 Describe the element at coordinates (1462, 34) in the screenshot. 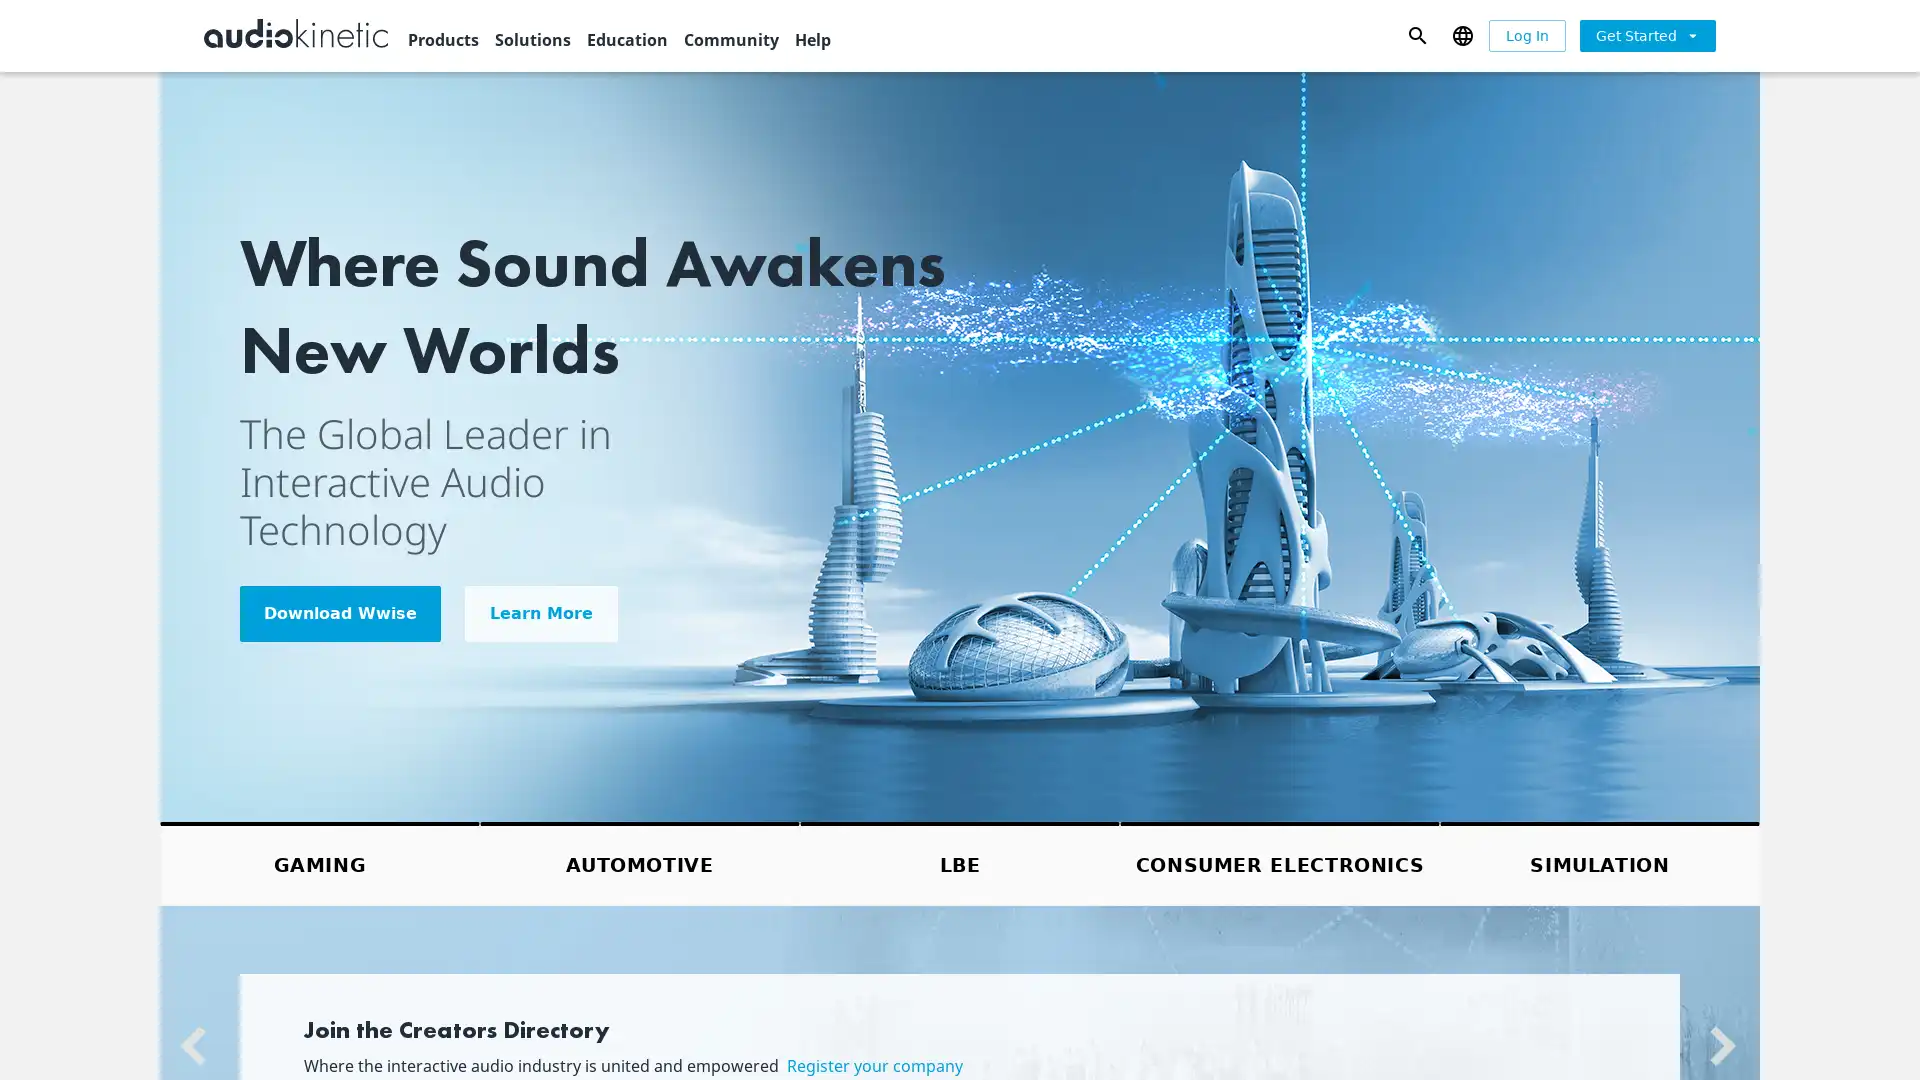

I see `language` at that location.